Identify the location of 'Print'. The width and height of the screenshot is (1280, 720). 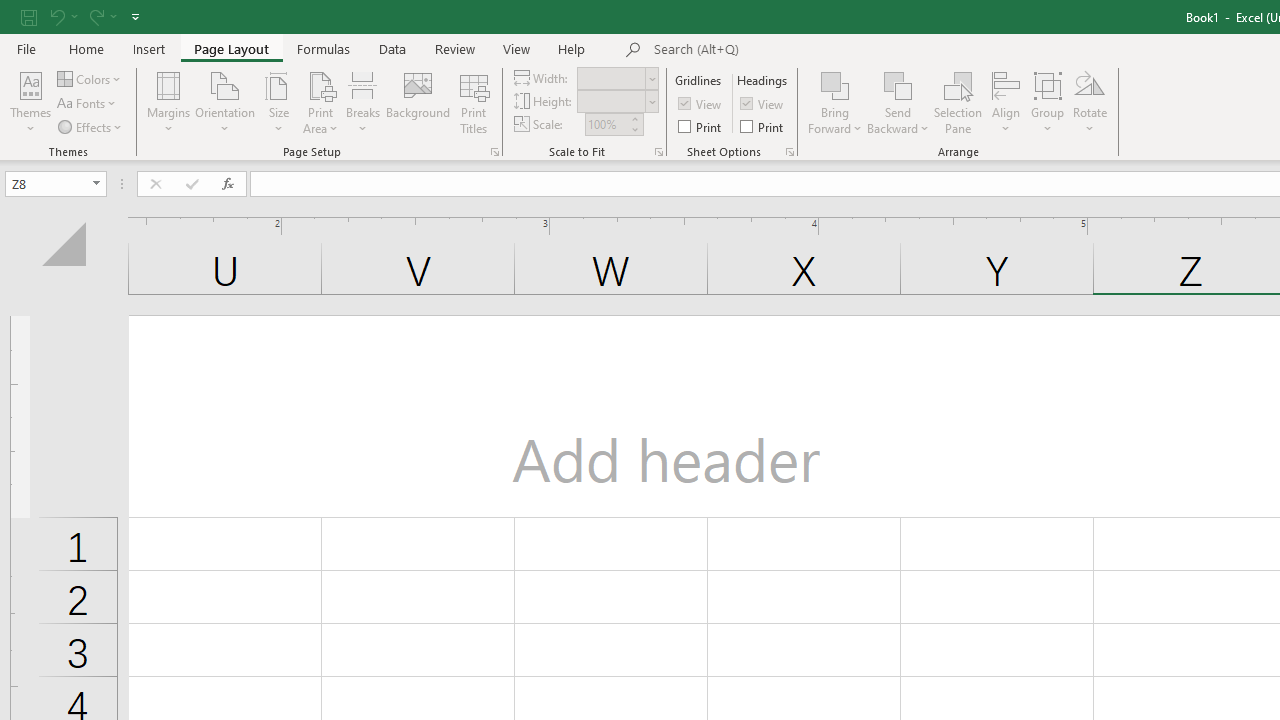
(762, 126).